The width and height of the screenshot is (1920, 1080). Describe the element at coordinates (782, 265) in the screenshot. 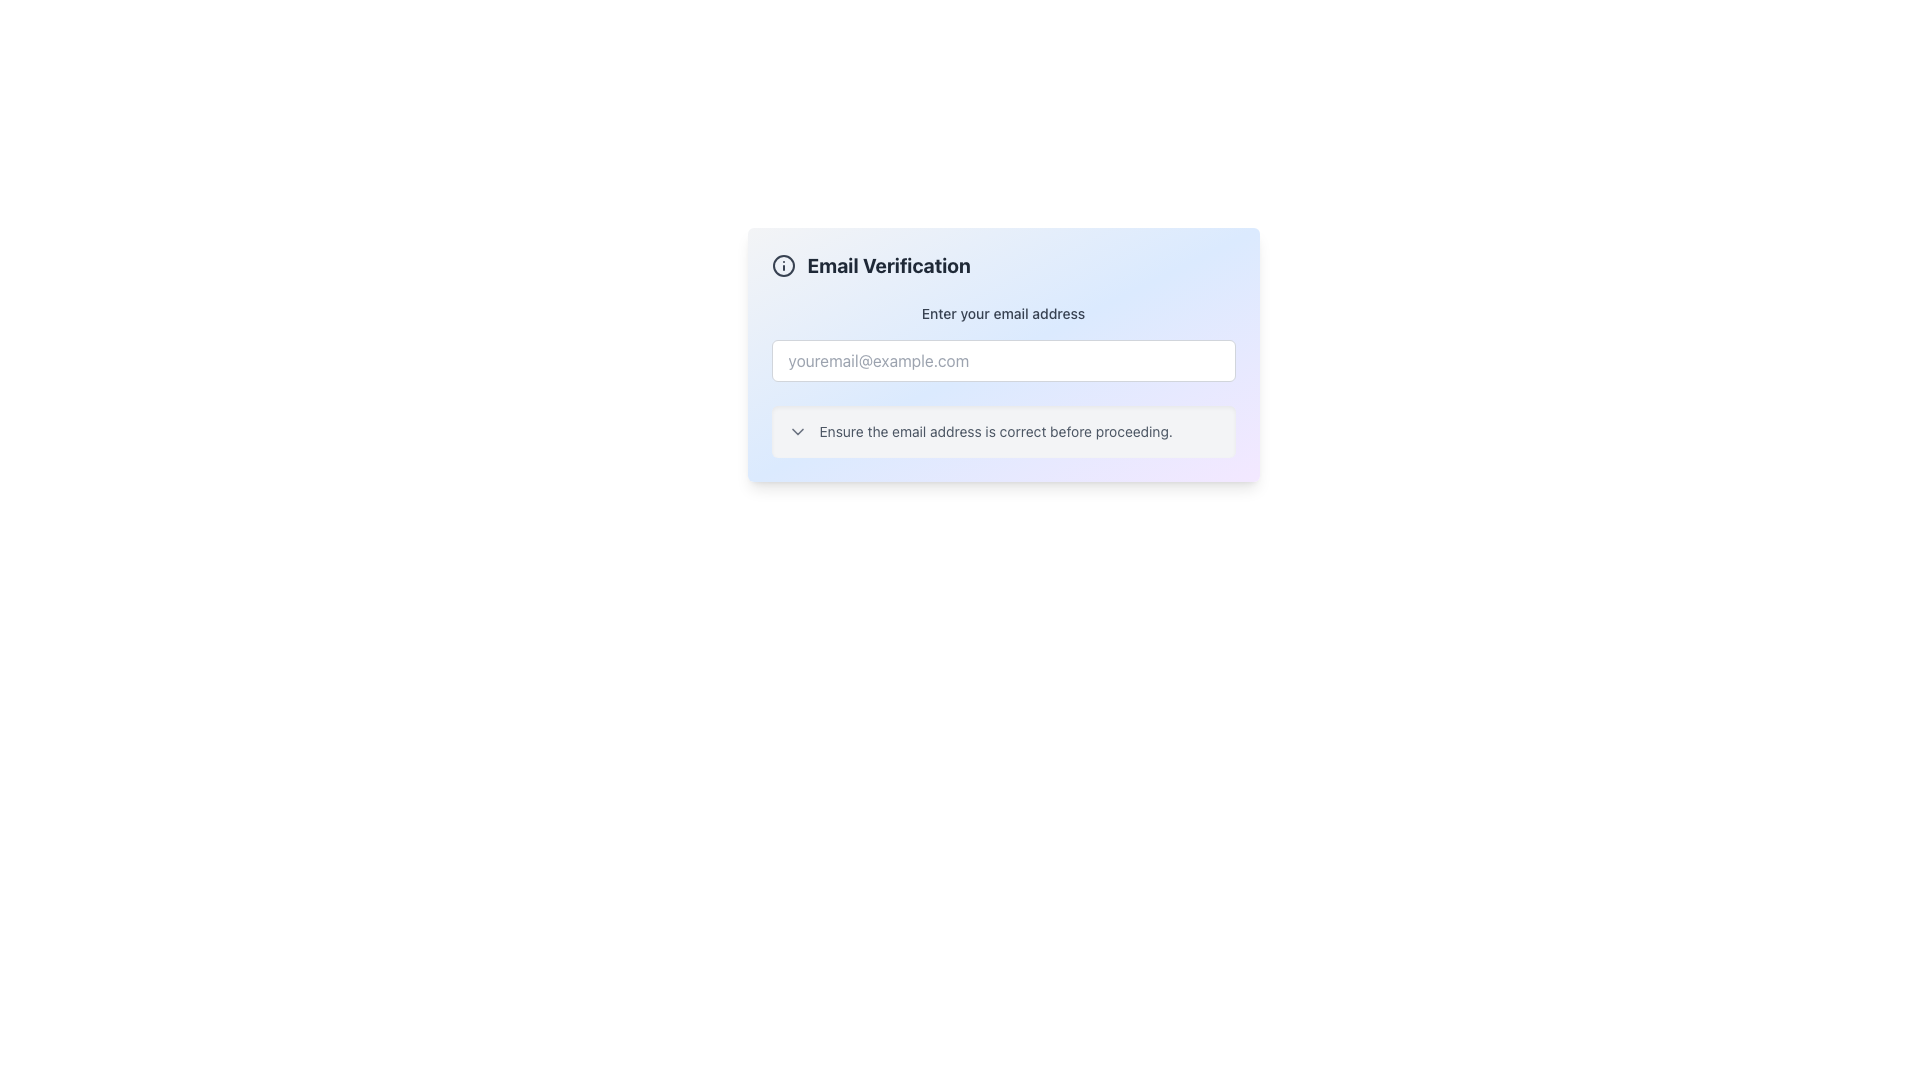

I see `the circular part of the 'info' icon located in the upper-left corner of the card layout next to the 'Email Verification' title text` at that location.